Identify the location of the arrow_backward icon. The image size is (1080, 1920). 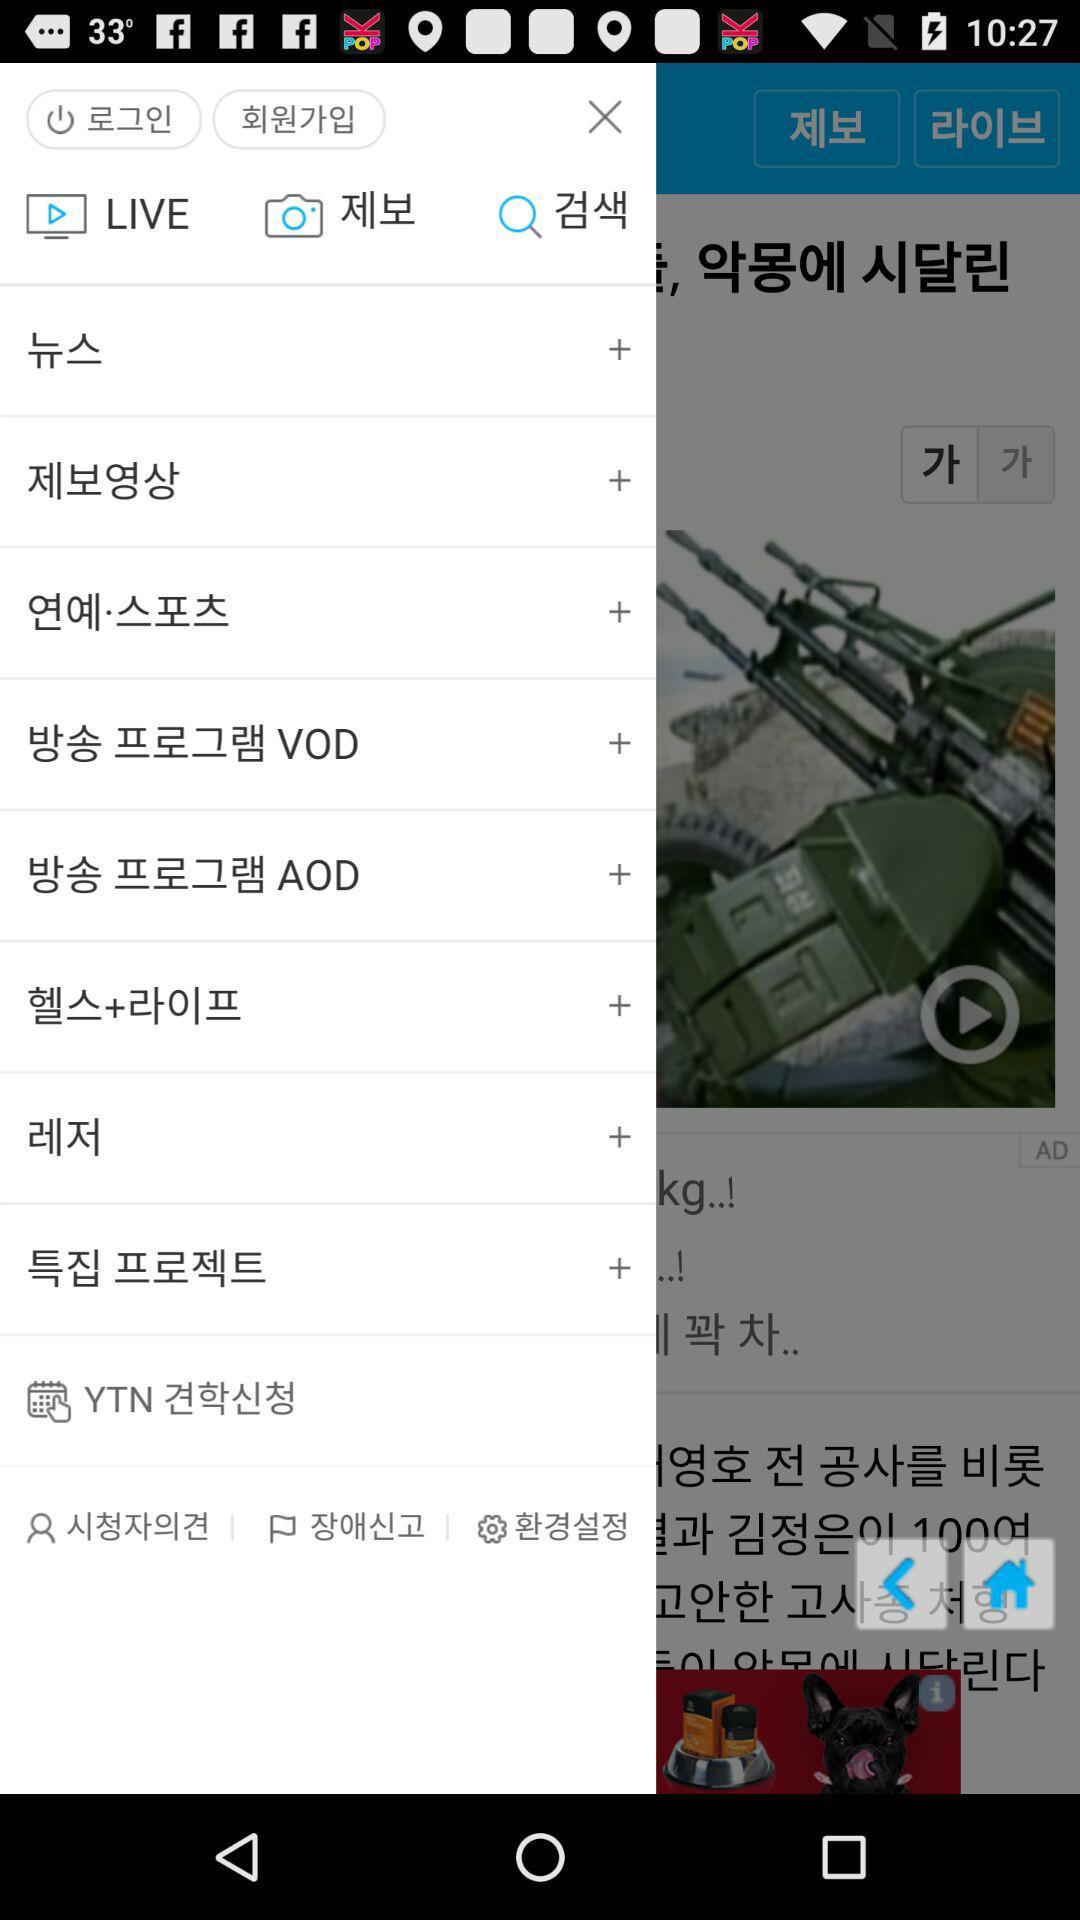
(901, 1694).